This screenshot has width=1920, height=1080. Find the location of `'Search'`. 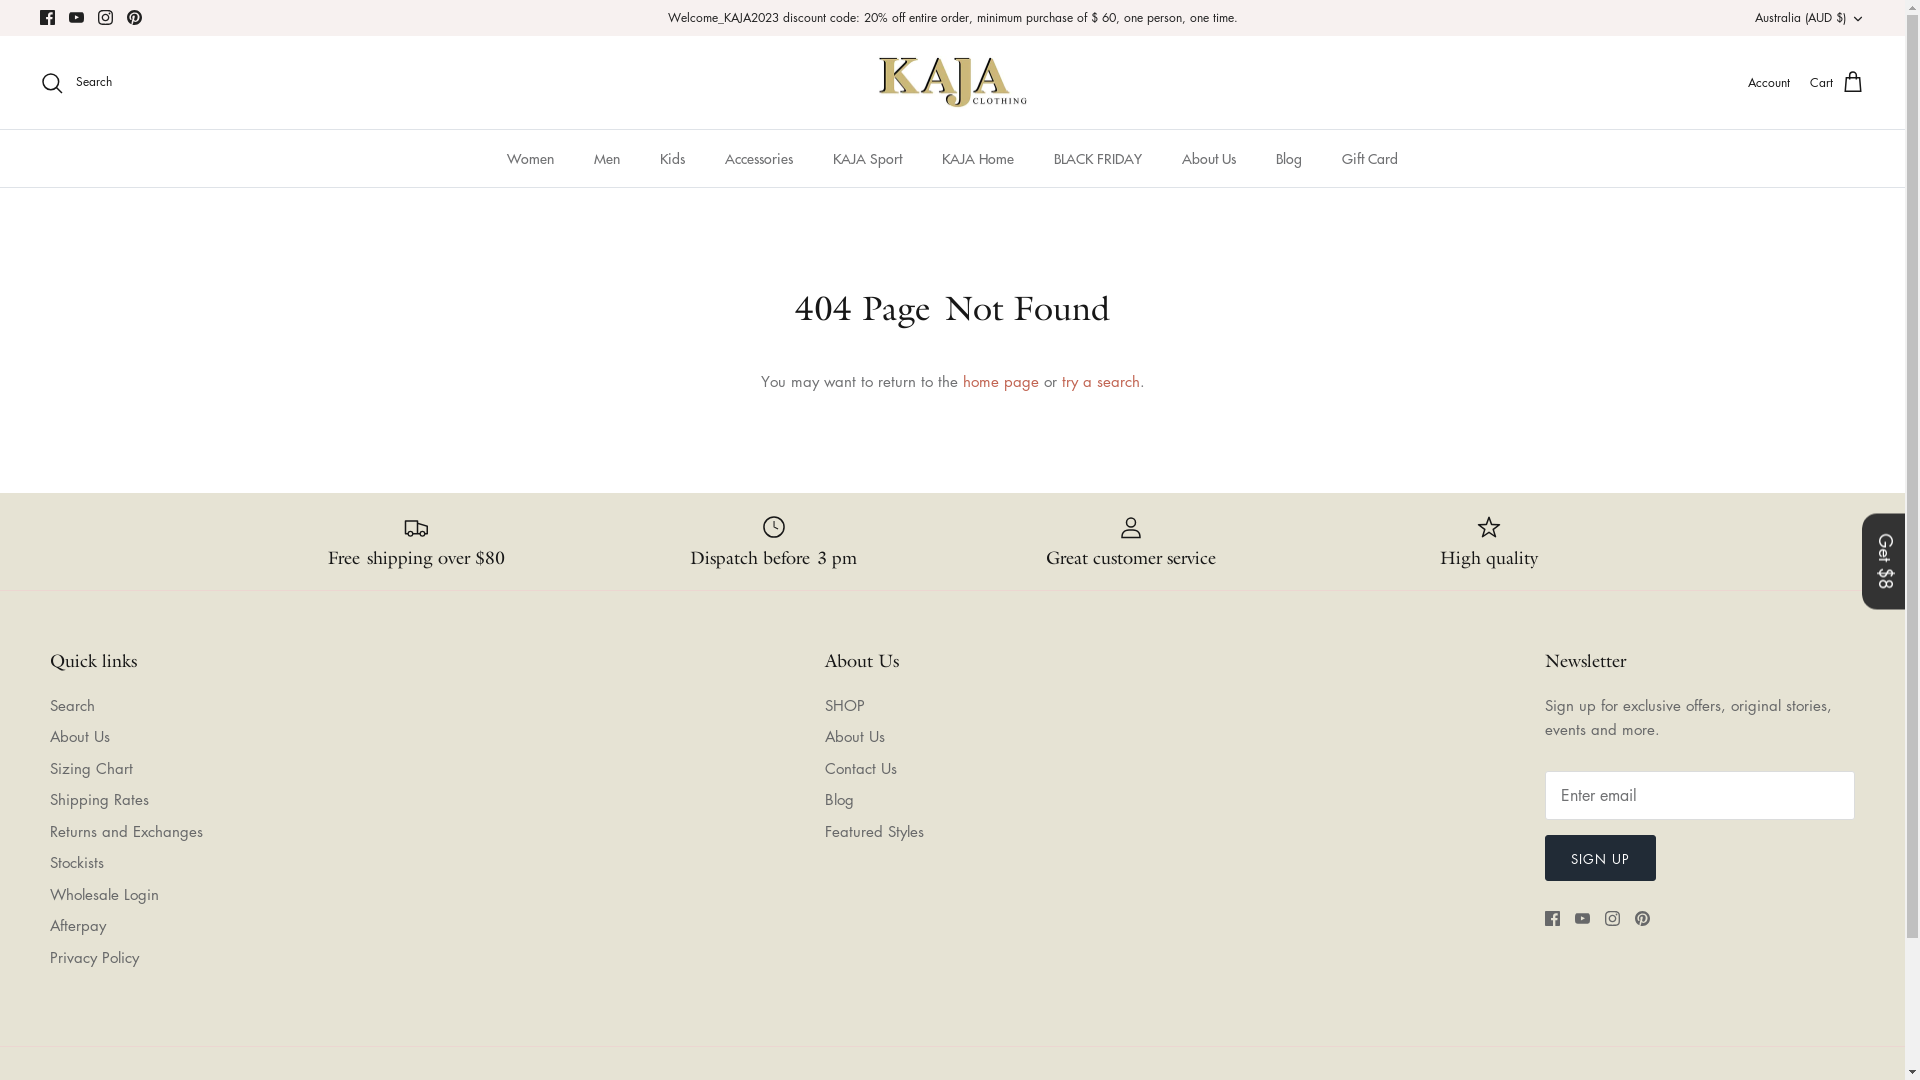

'Search' is located at coordinates (49, 704).